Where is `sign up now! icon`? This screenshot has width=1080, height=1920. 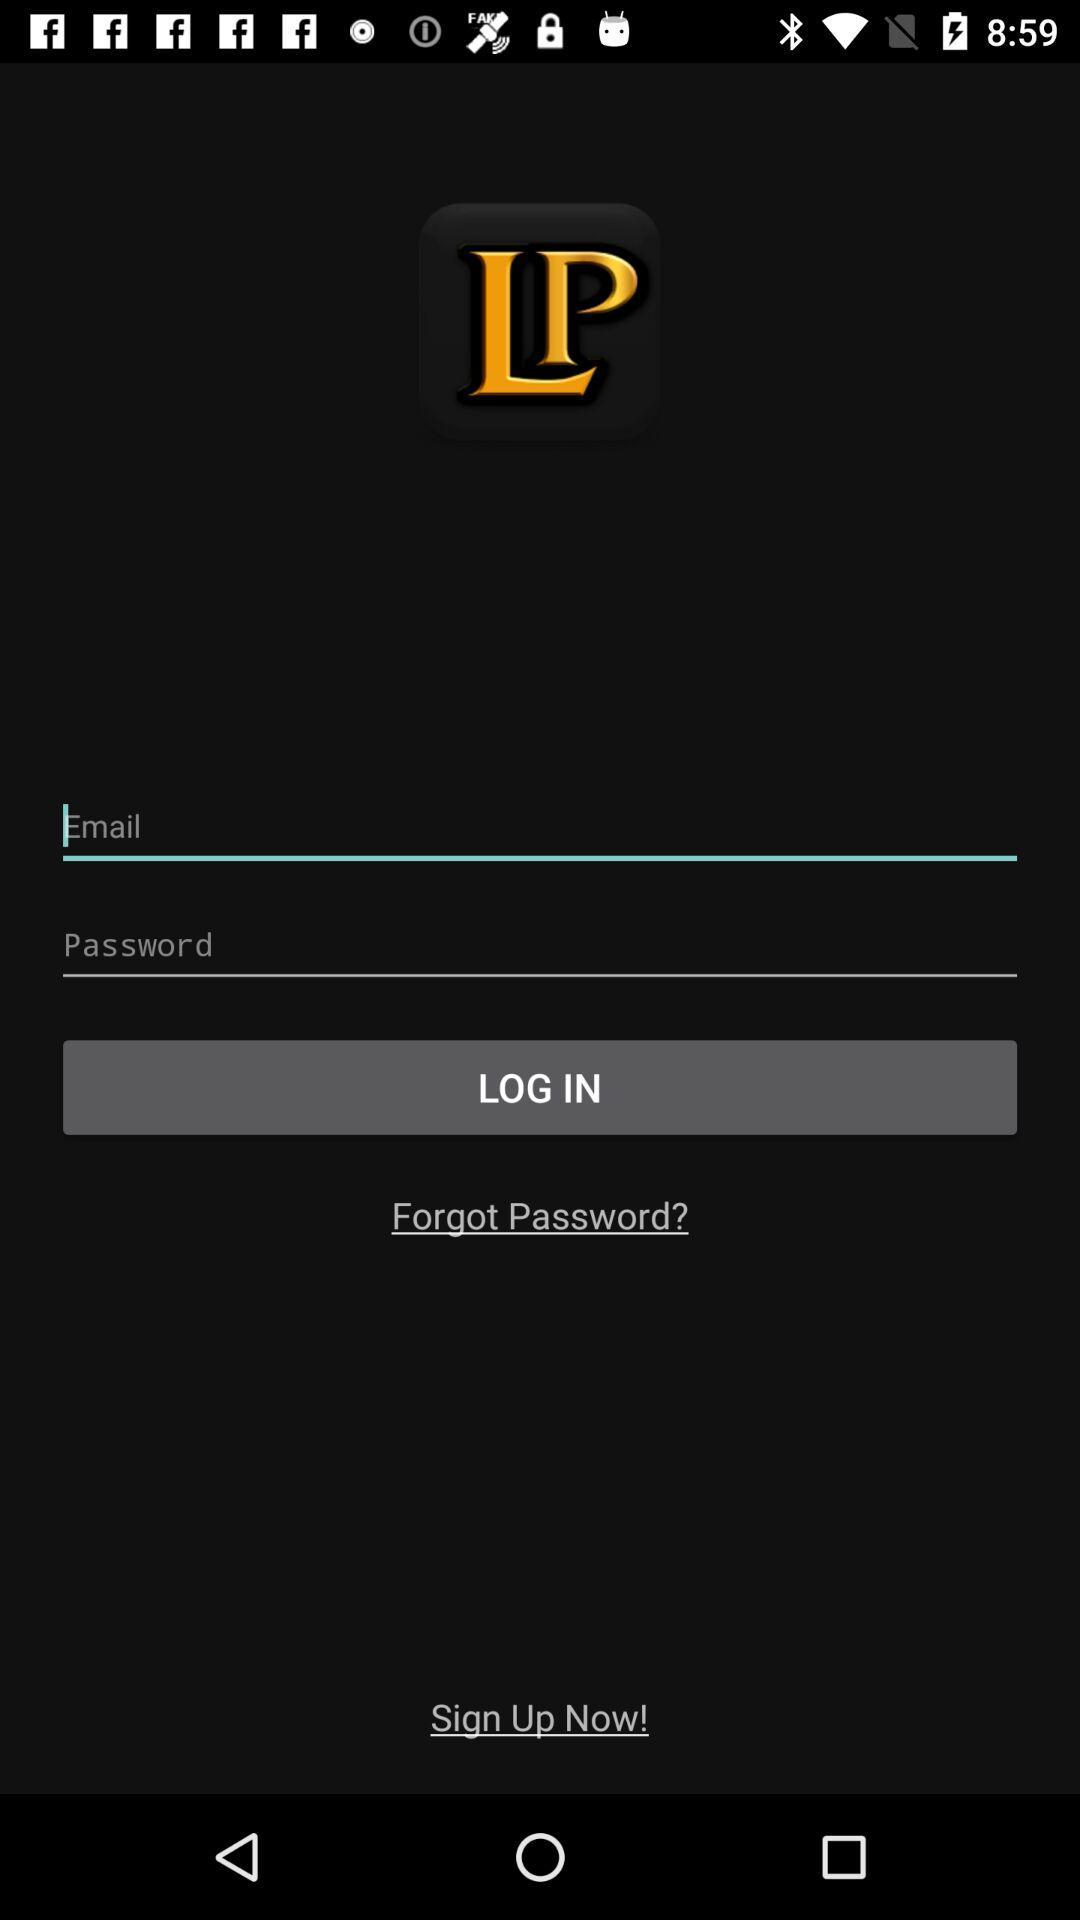
sign up now! icon is located at coordinates (538, 1715).